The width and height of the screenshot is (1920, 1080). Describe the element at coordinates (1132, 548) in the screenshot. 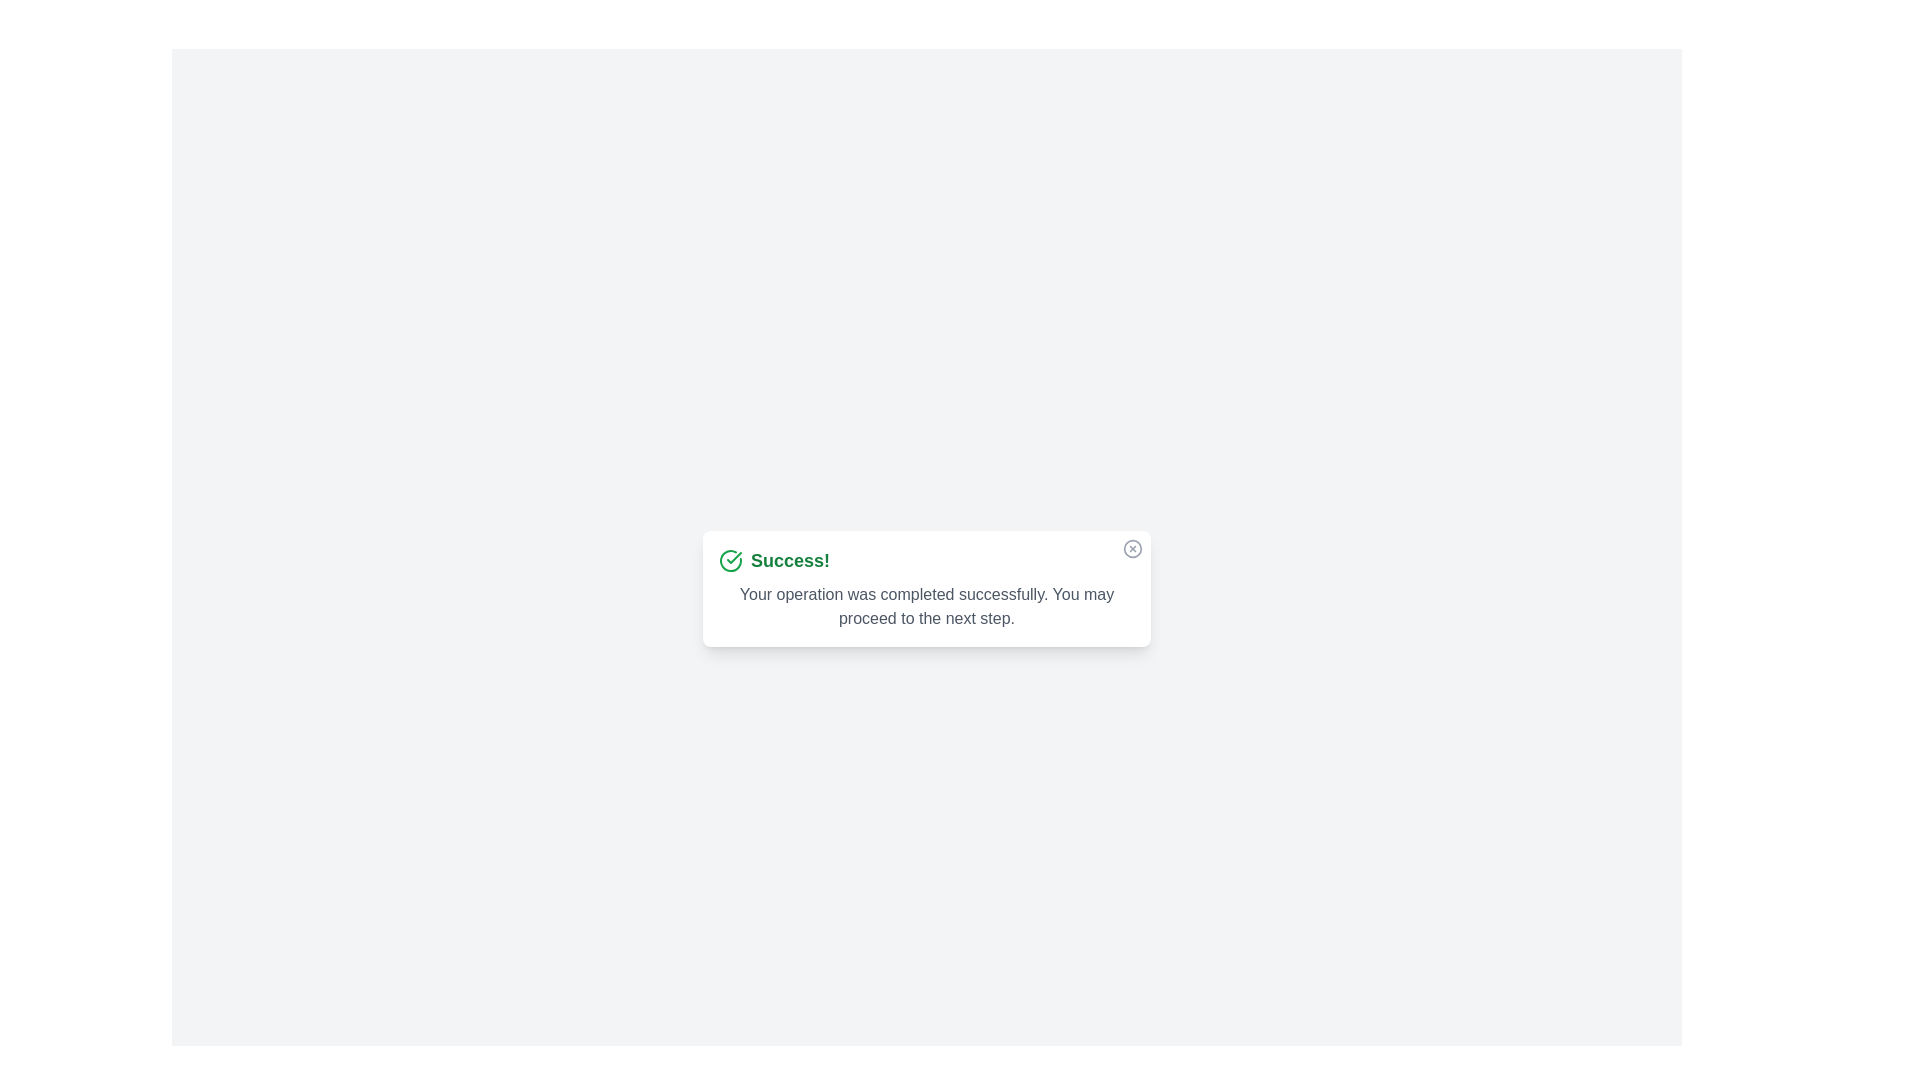

I see `the close icon to dismiss the alert` at that location.